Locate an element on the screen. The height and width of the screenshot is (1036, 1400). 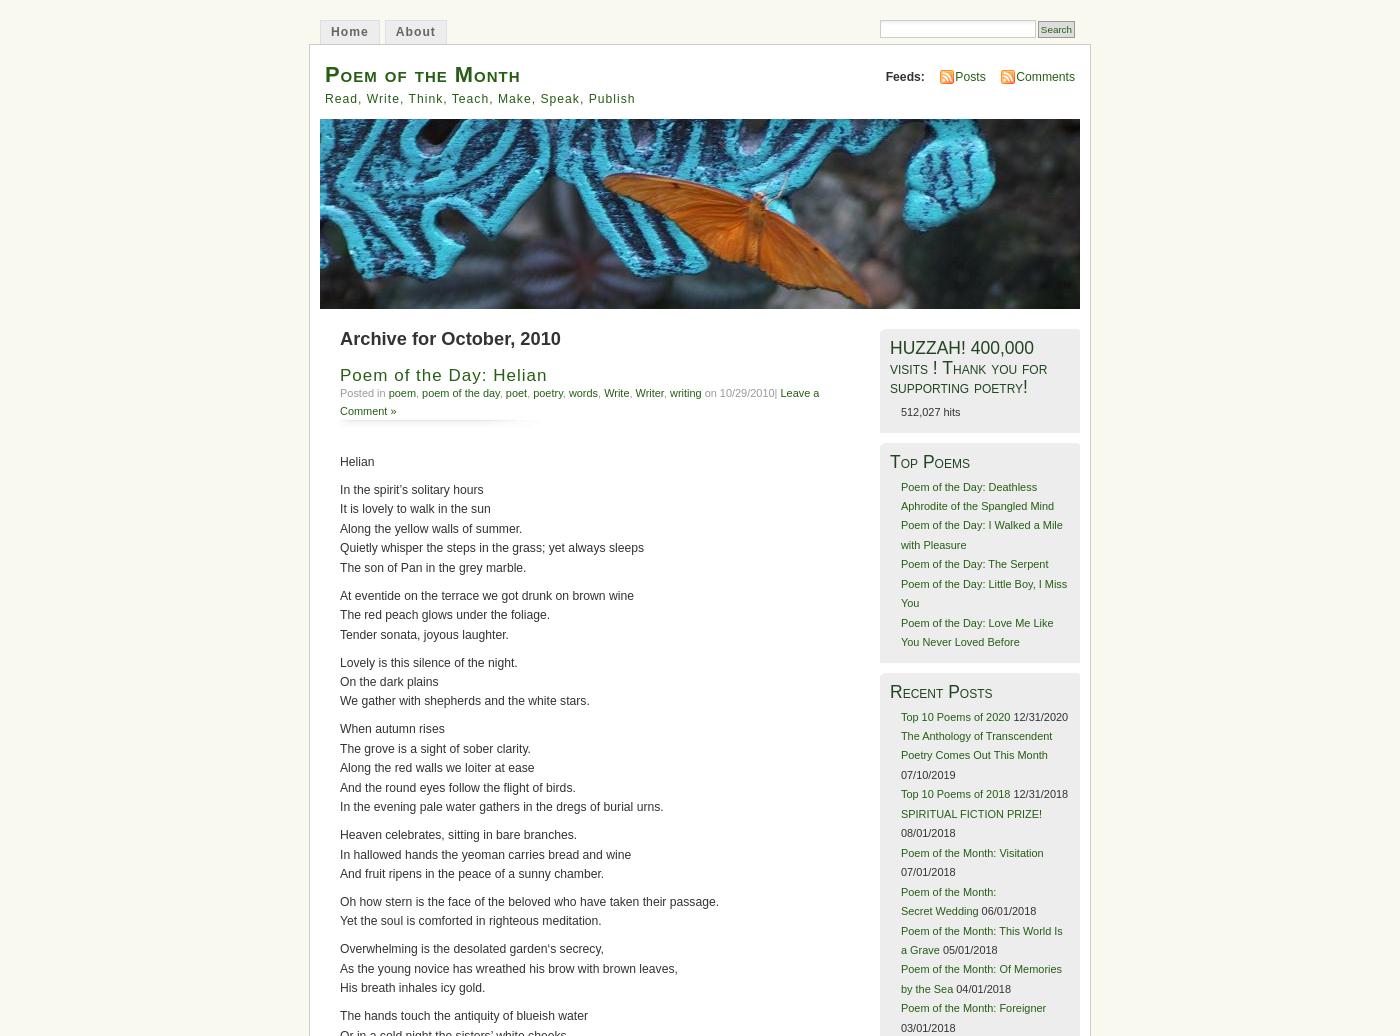
'12/31/2020' is located at coordinates (1040, 715).